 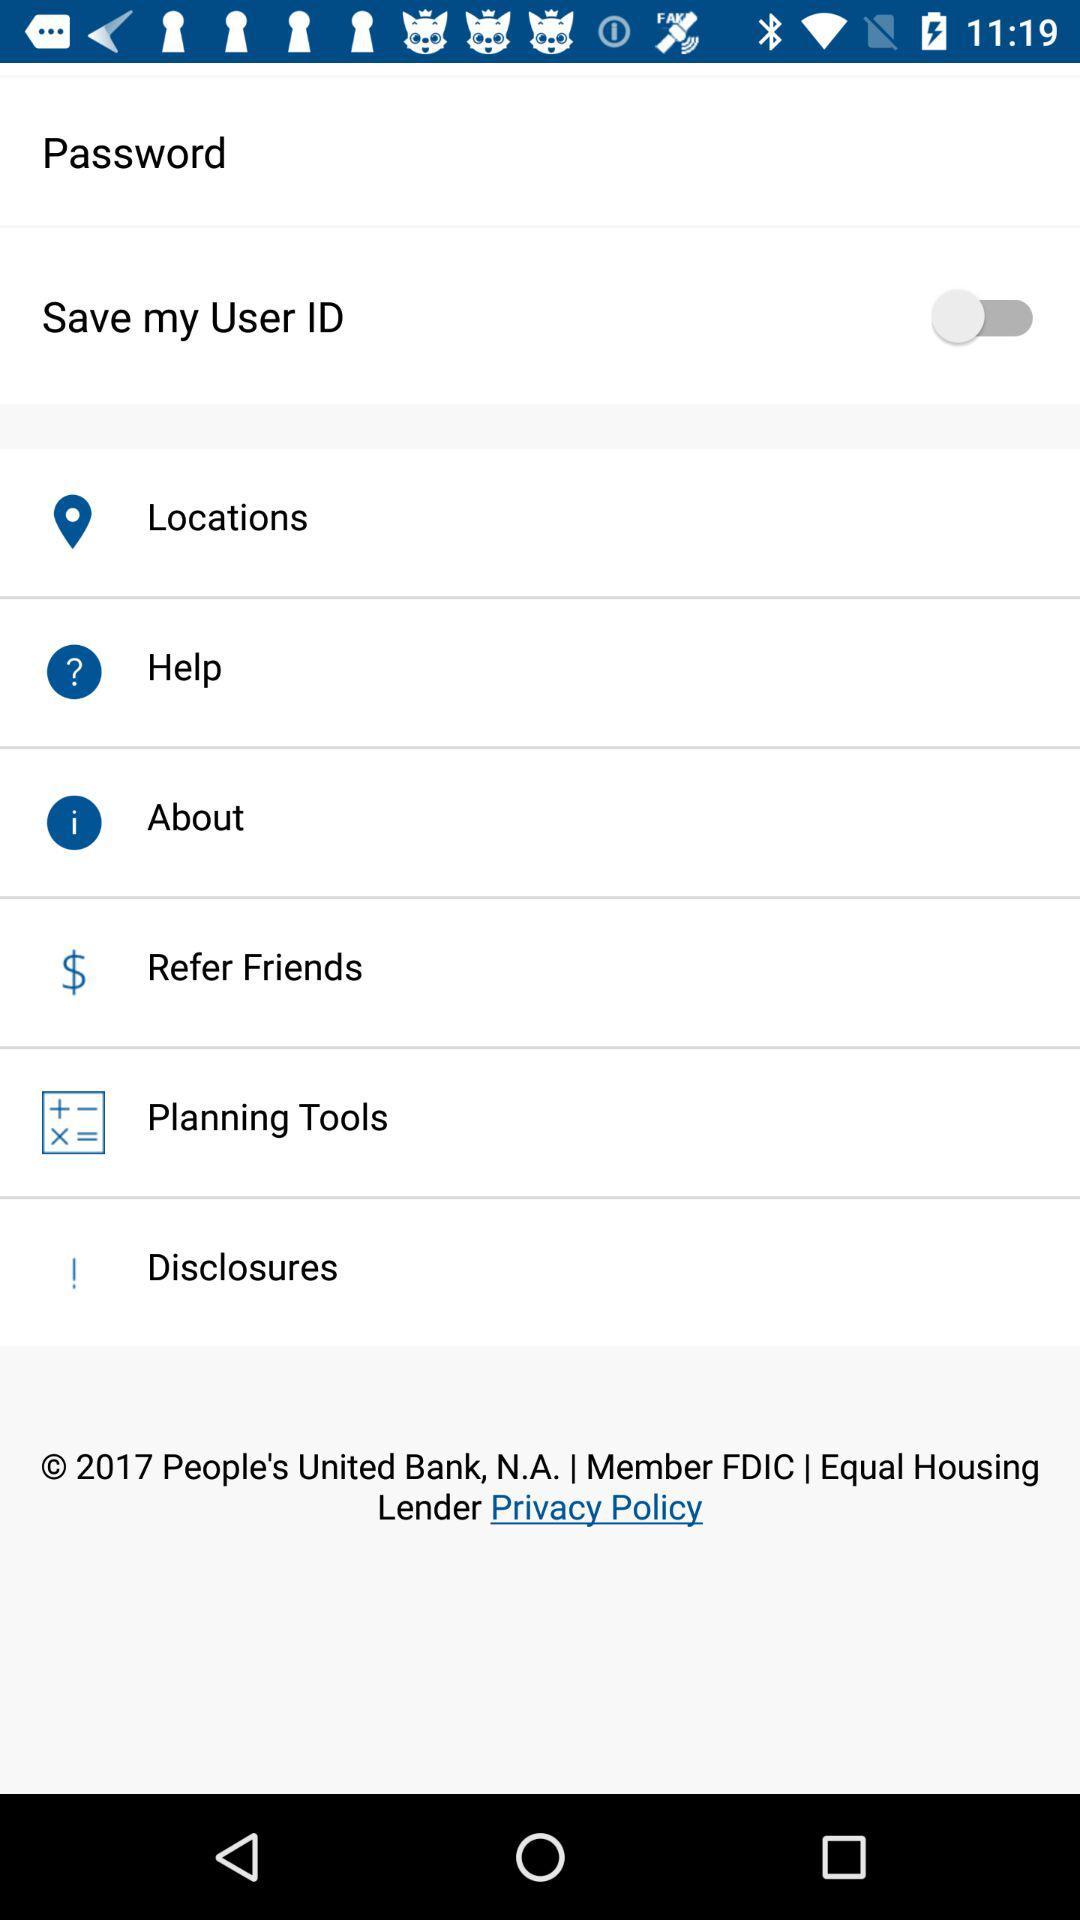 I want to click on the help app, so click(x=162, y=666).